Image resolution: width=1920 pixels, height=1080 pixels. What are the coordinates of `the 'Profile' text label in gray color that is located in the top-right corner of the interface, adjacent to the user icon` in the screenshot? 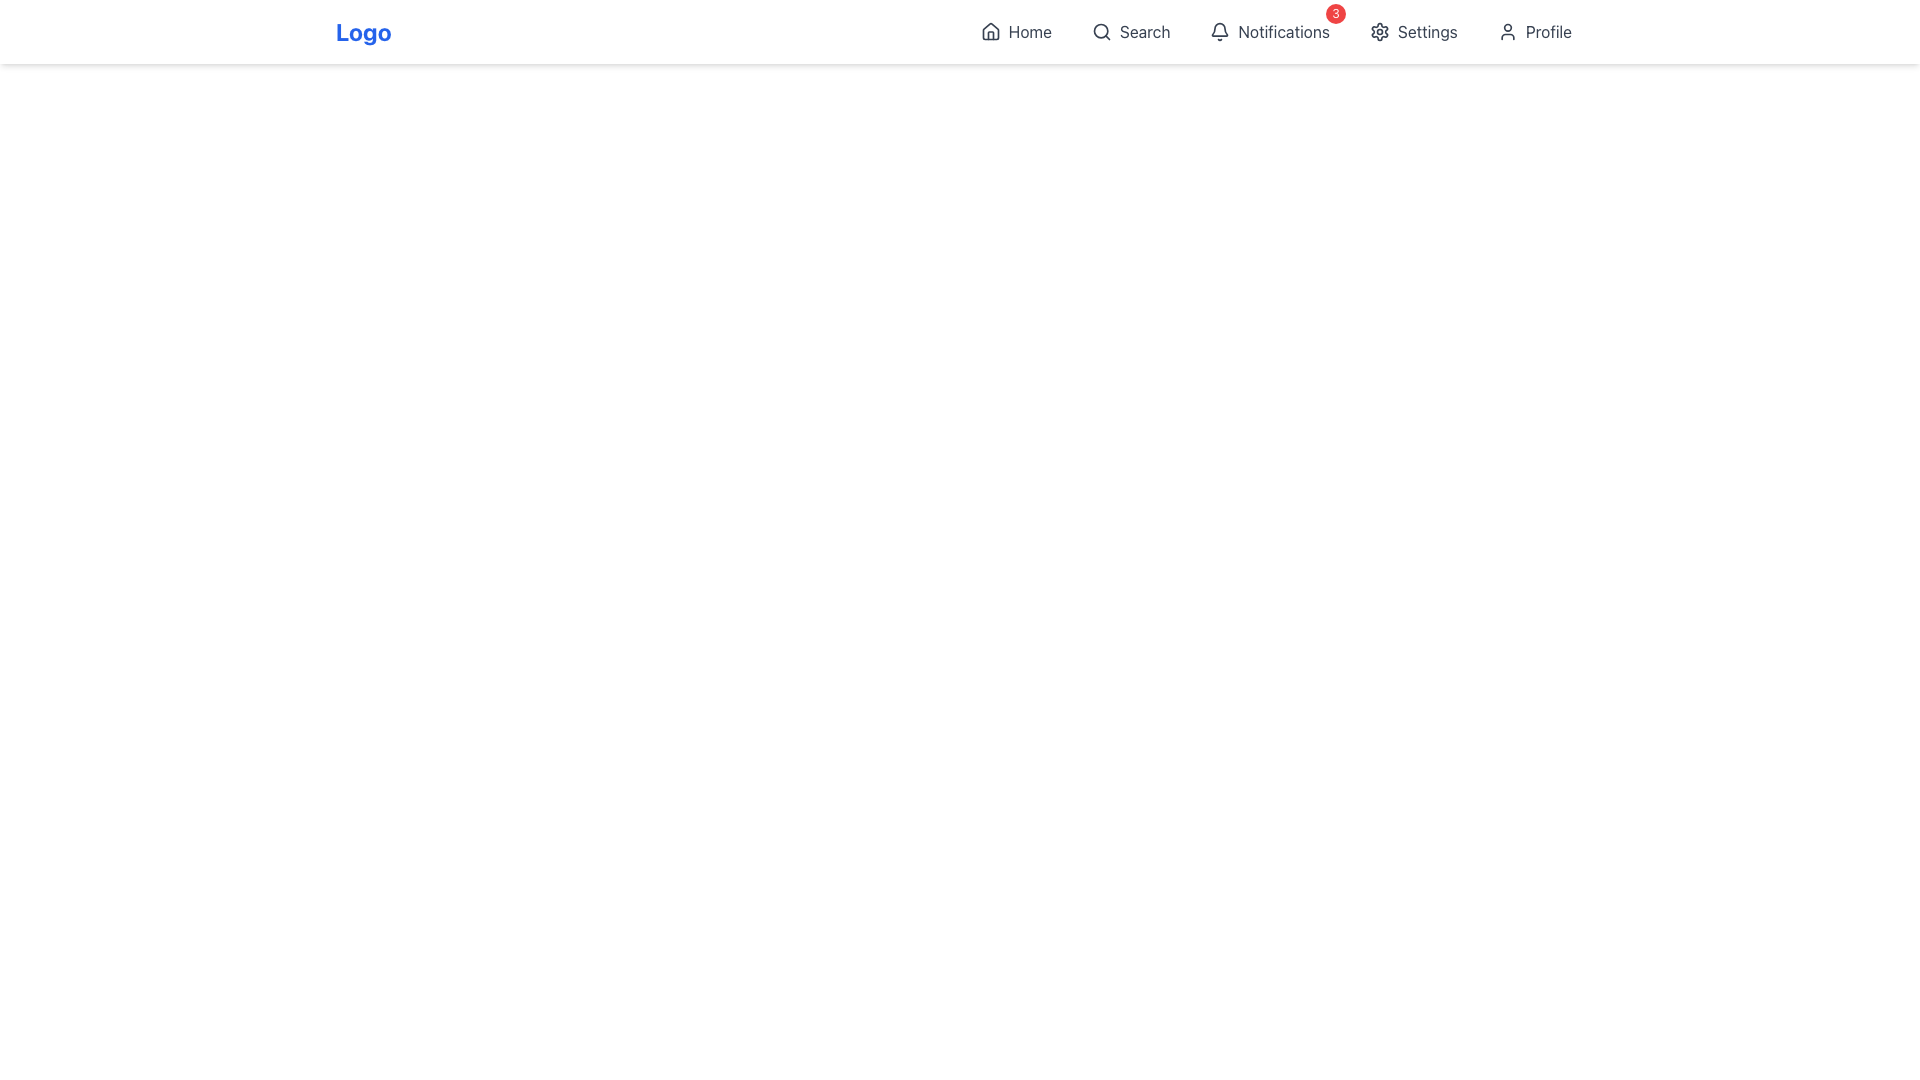 It's located at (1547, 31).